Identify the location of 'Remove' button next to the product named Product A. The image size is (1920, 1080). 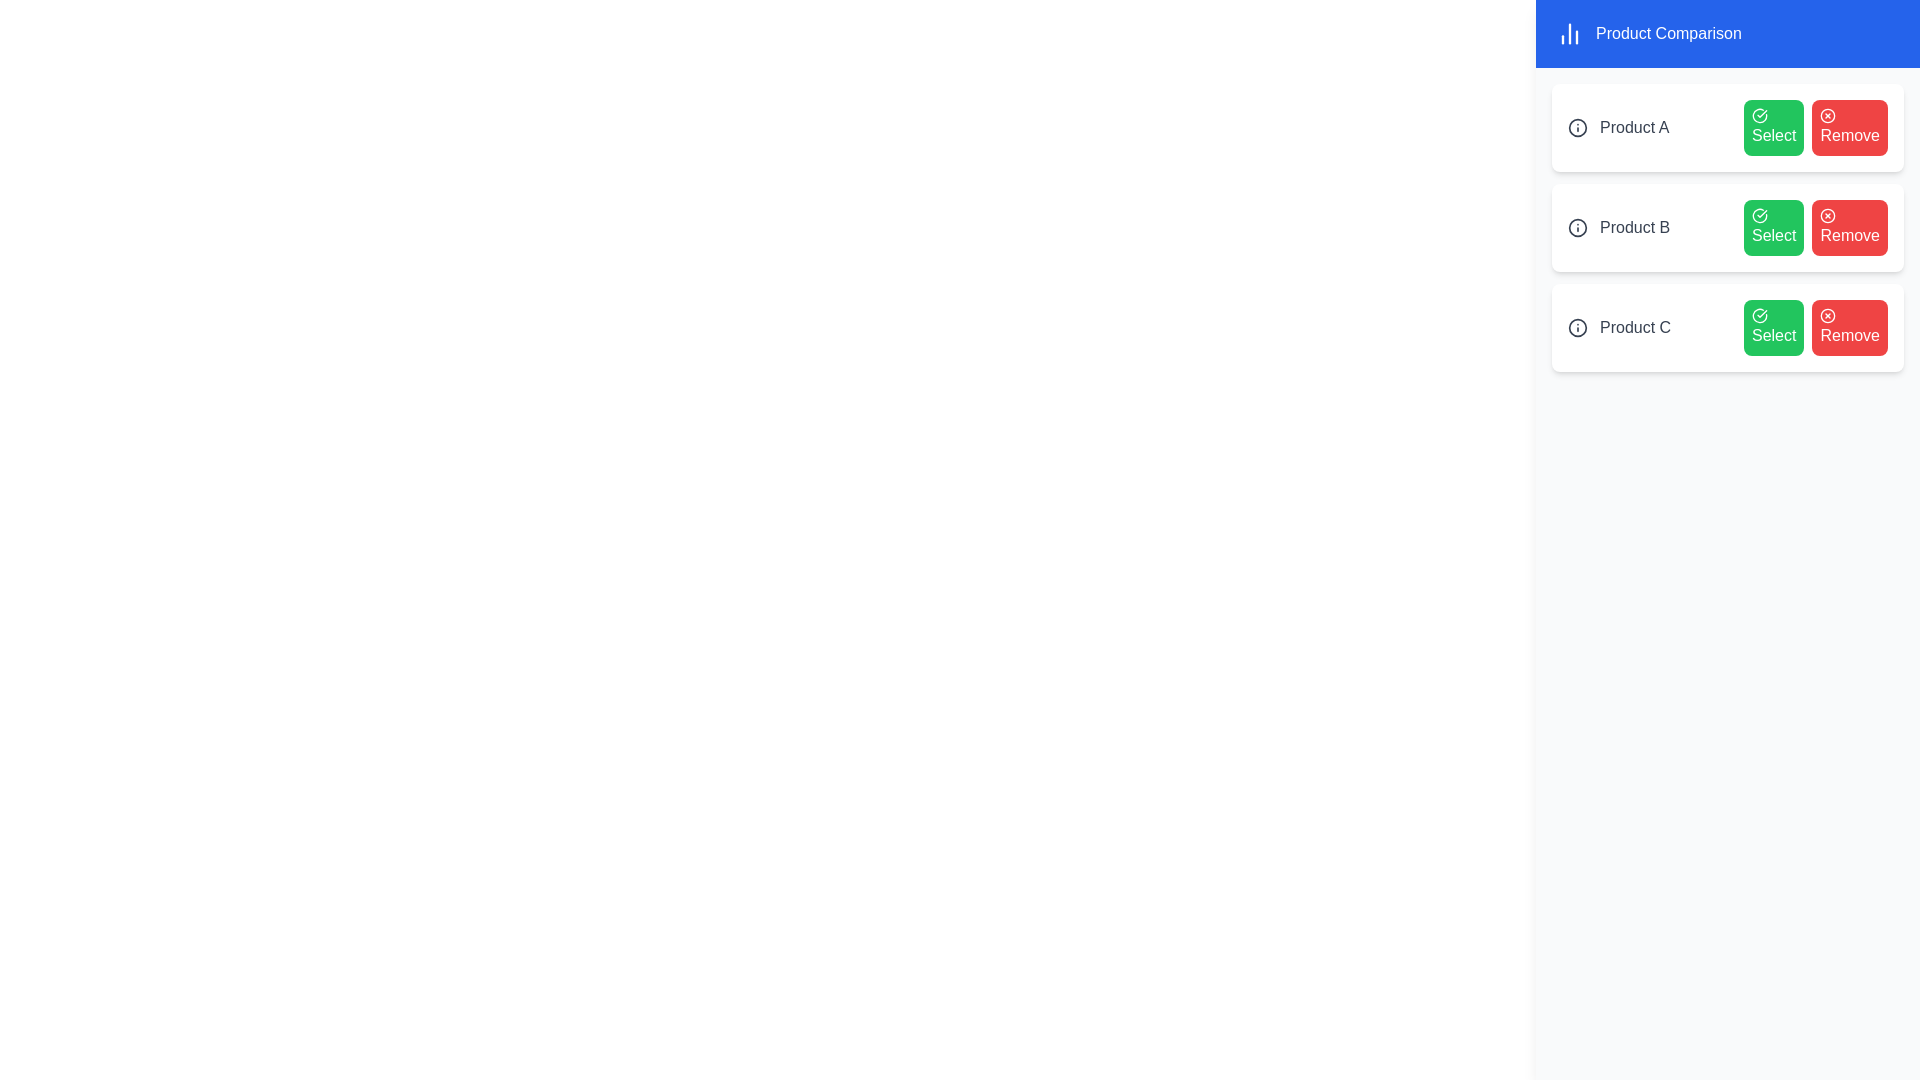
(1849, 127).